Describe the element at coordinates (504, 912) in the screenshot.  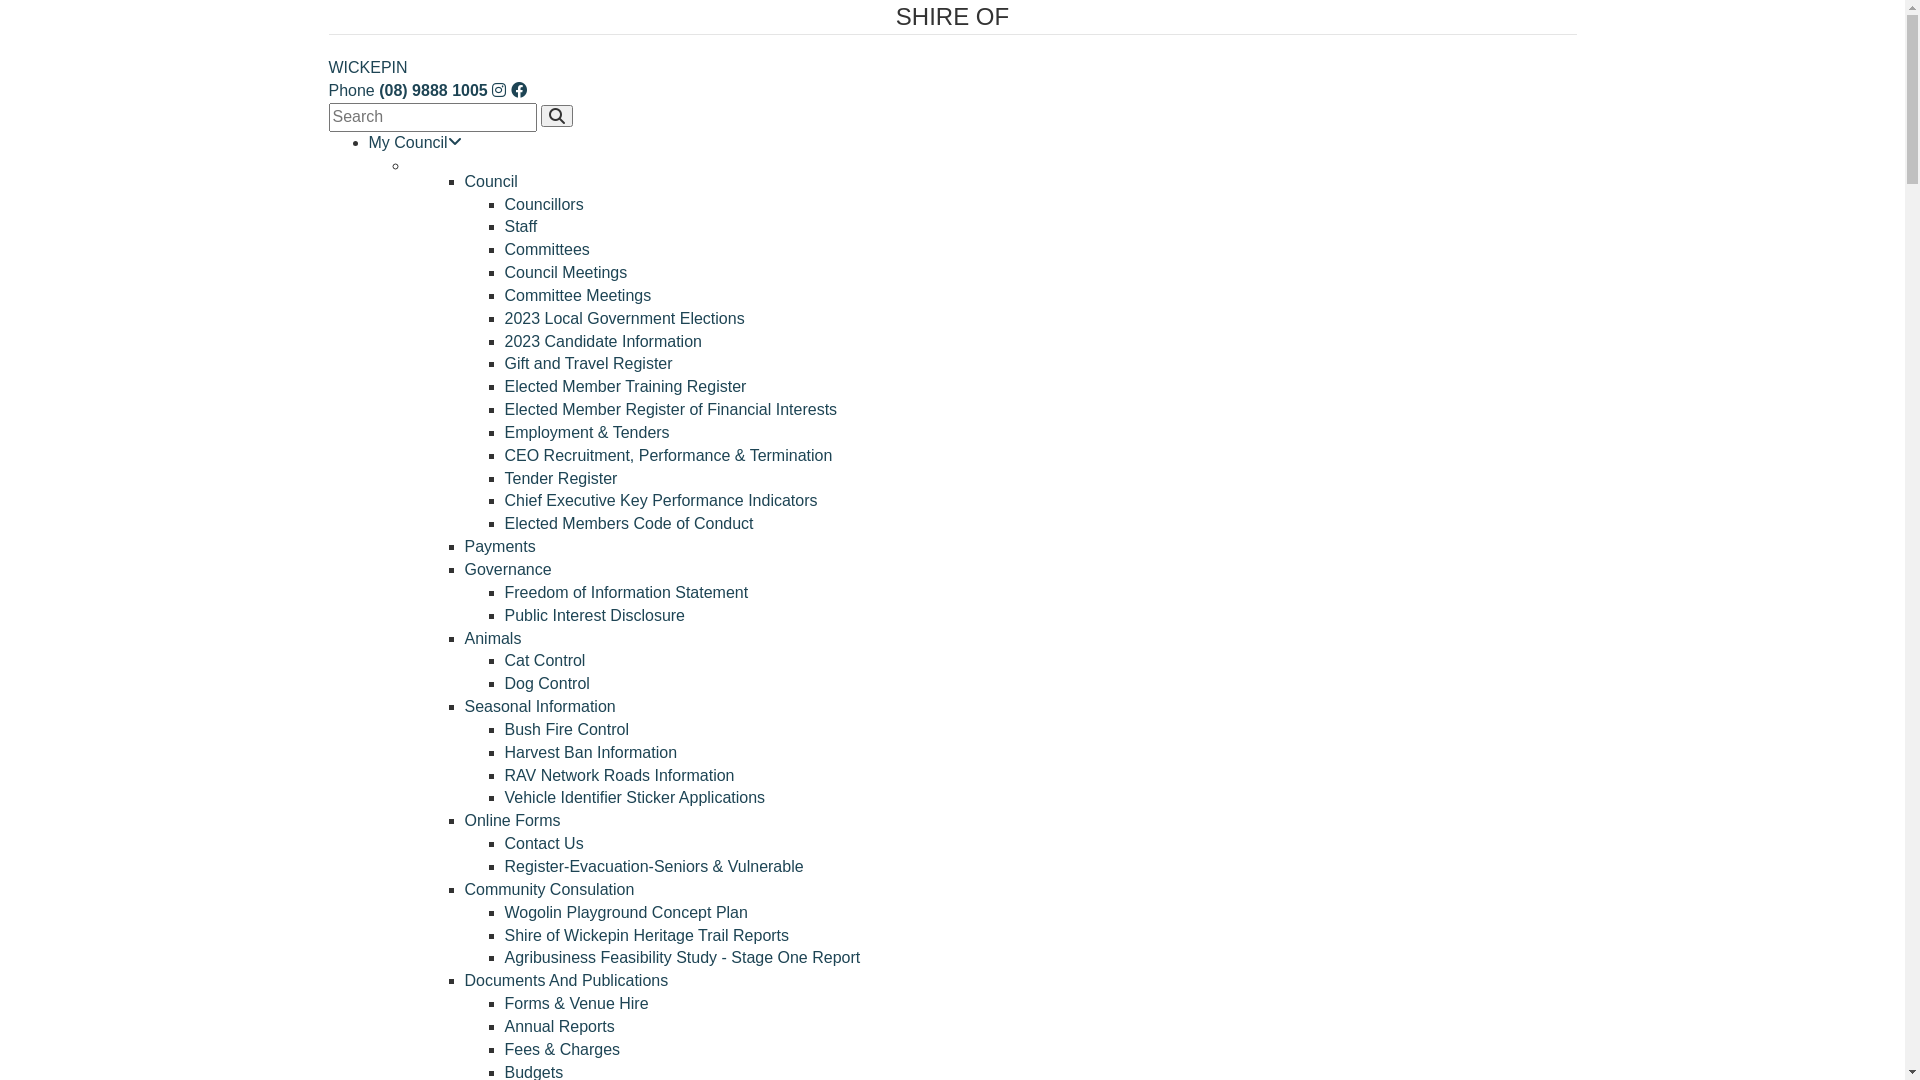
I see `'Wogolin Playground Concept Plan'` at that location.